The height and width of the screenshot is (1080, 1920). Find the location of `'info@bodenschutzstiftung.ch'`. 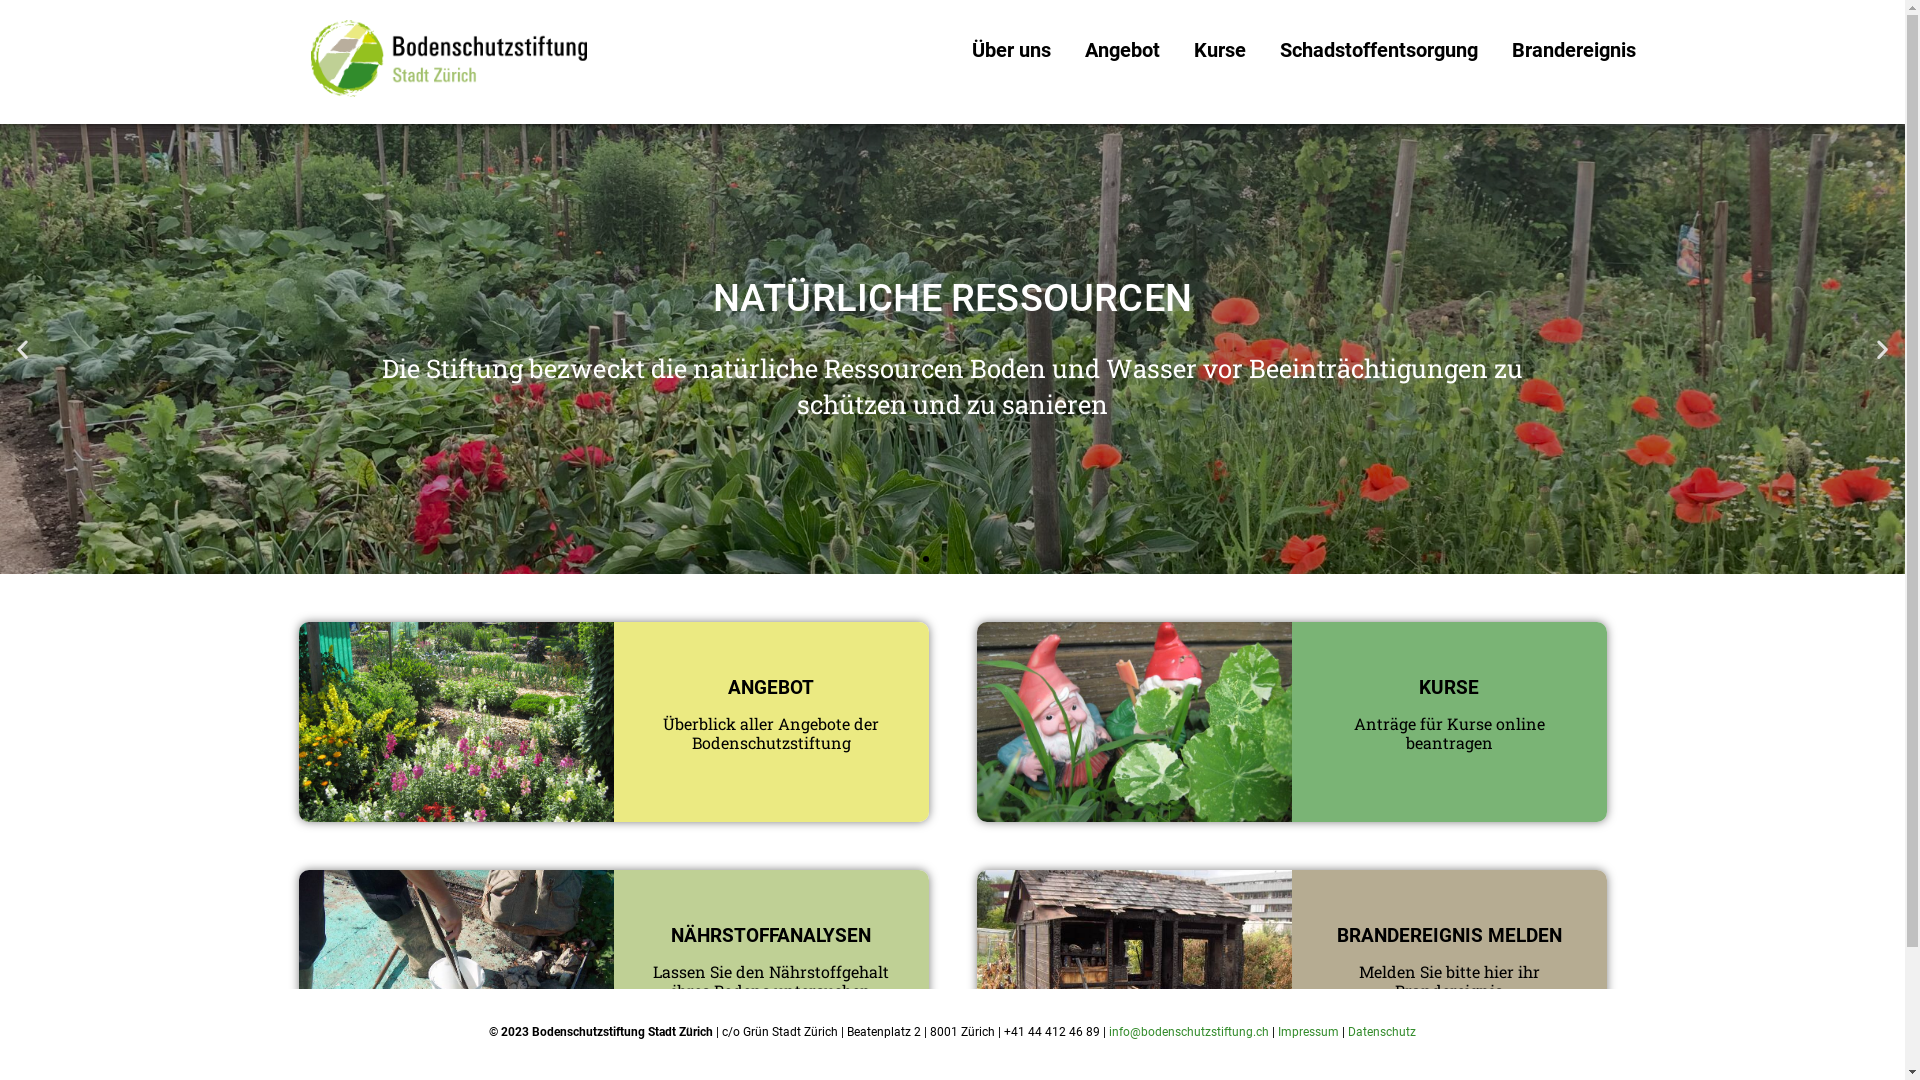

'info@bodenschutzstiftung.ch' is located at coordinates (1189, 1032).